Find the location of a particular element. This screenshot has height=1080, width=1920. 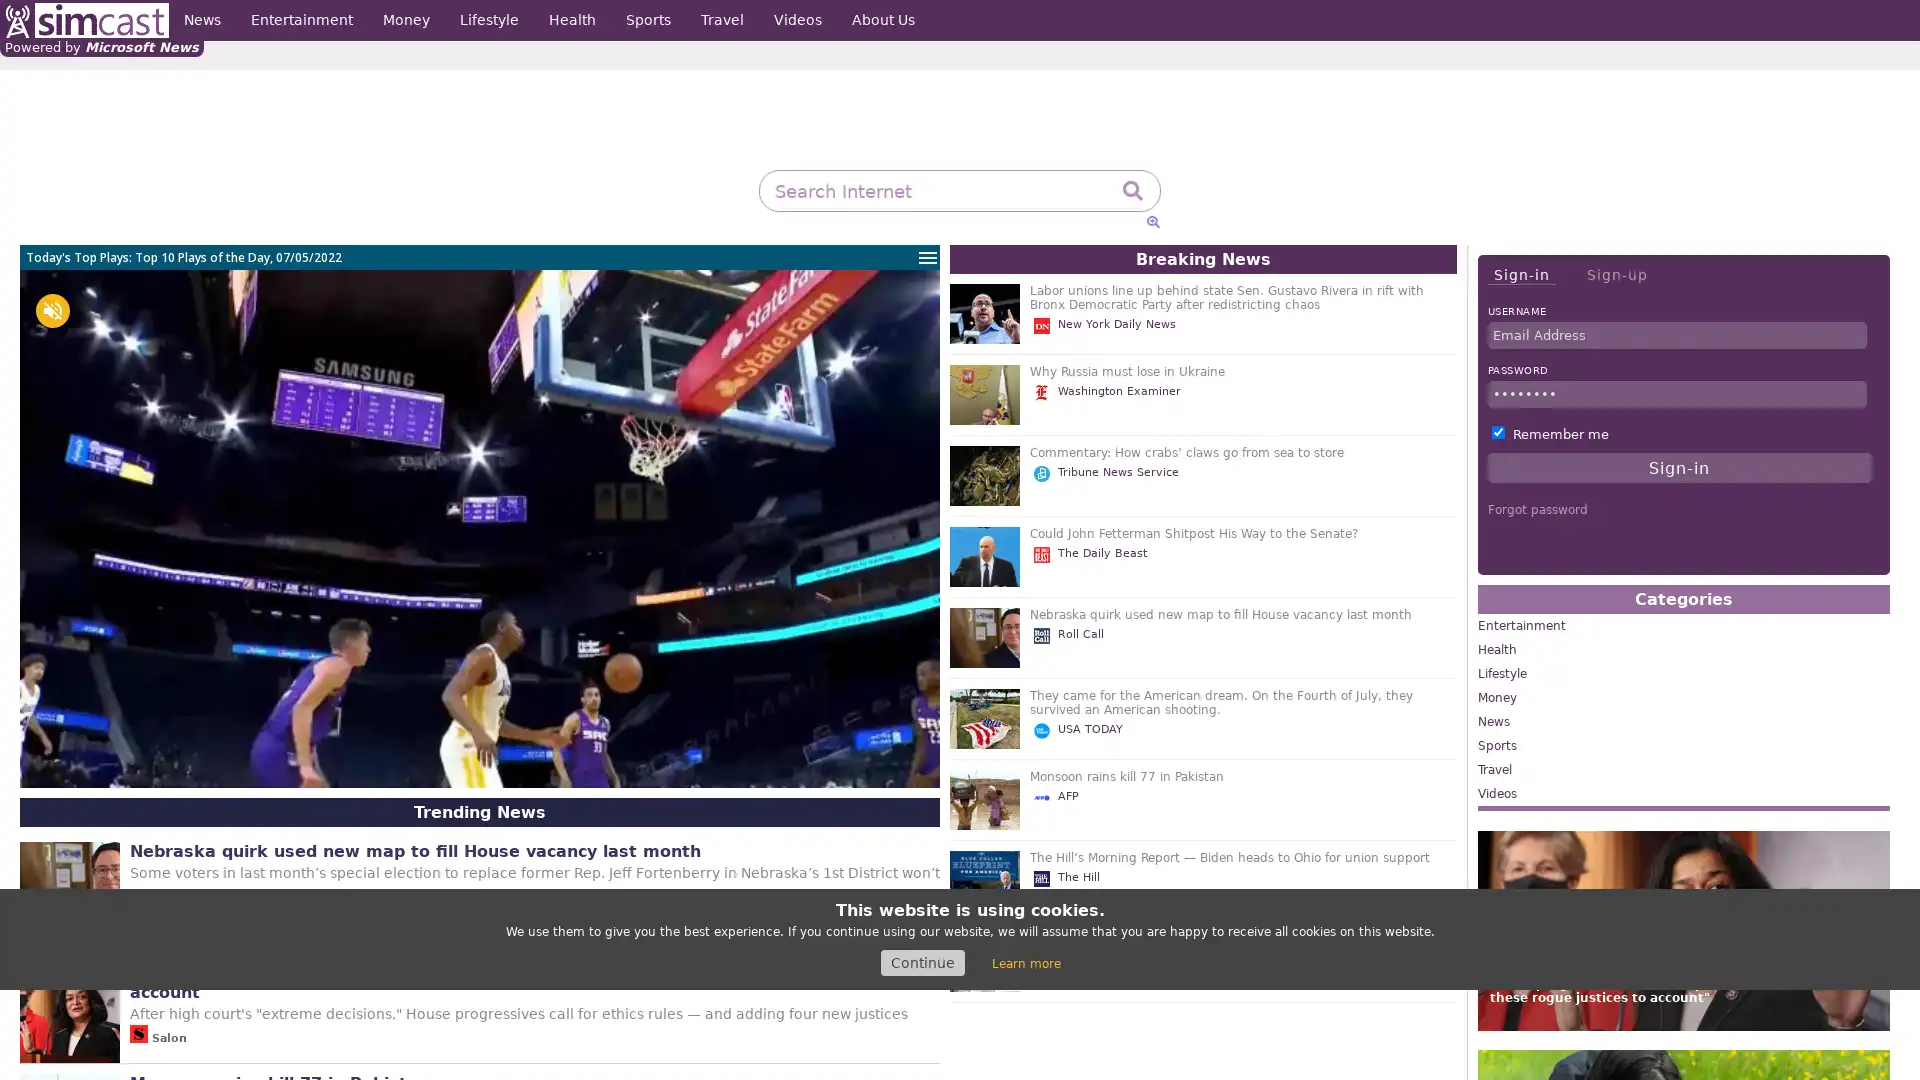

Continue is located at coordinates (921, 962).